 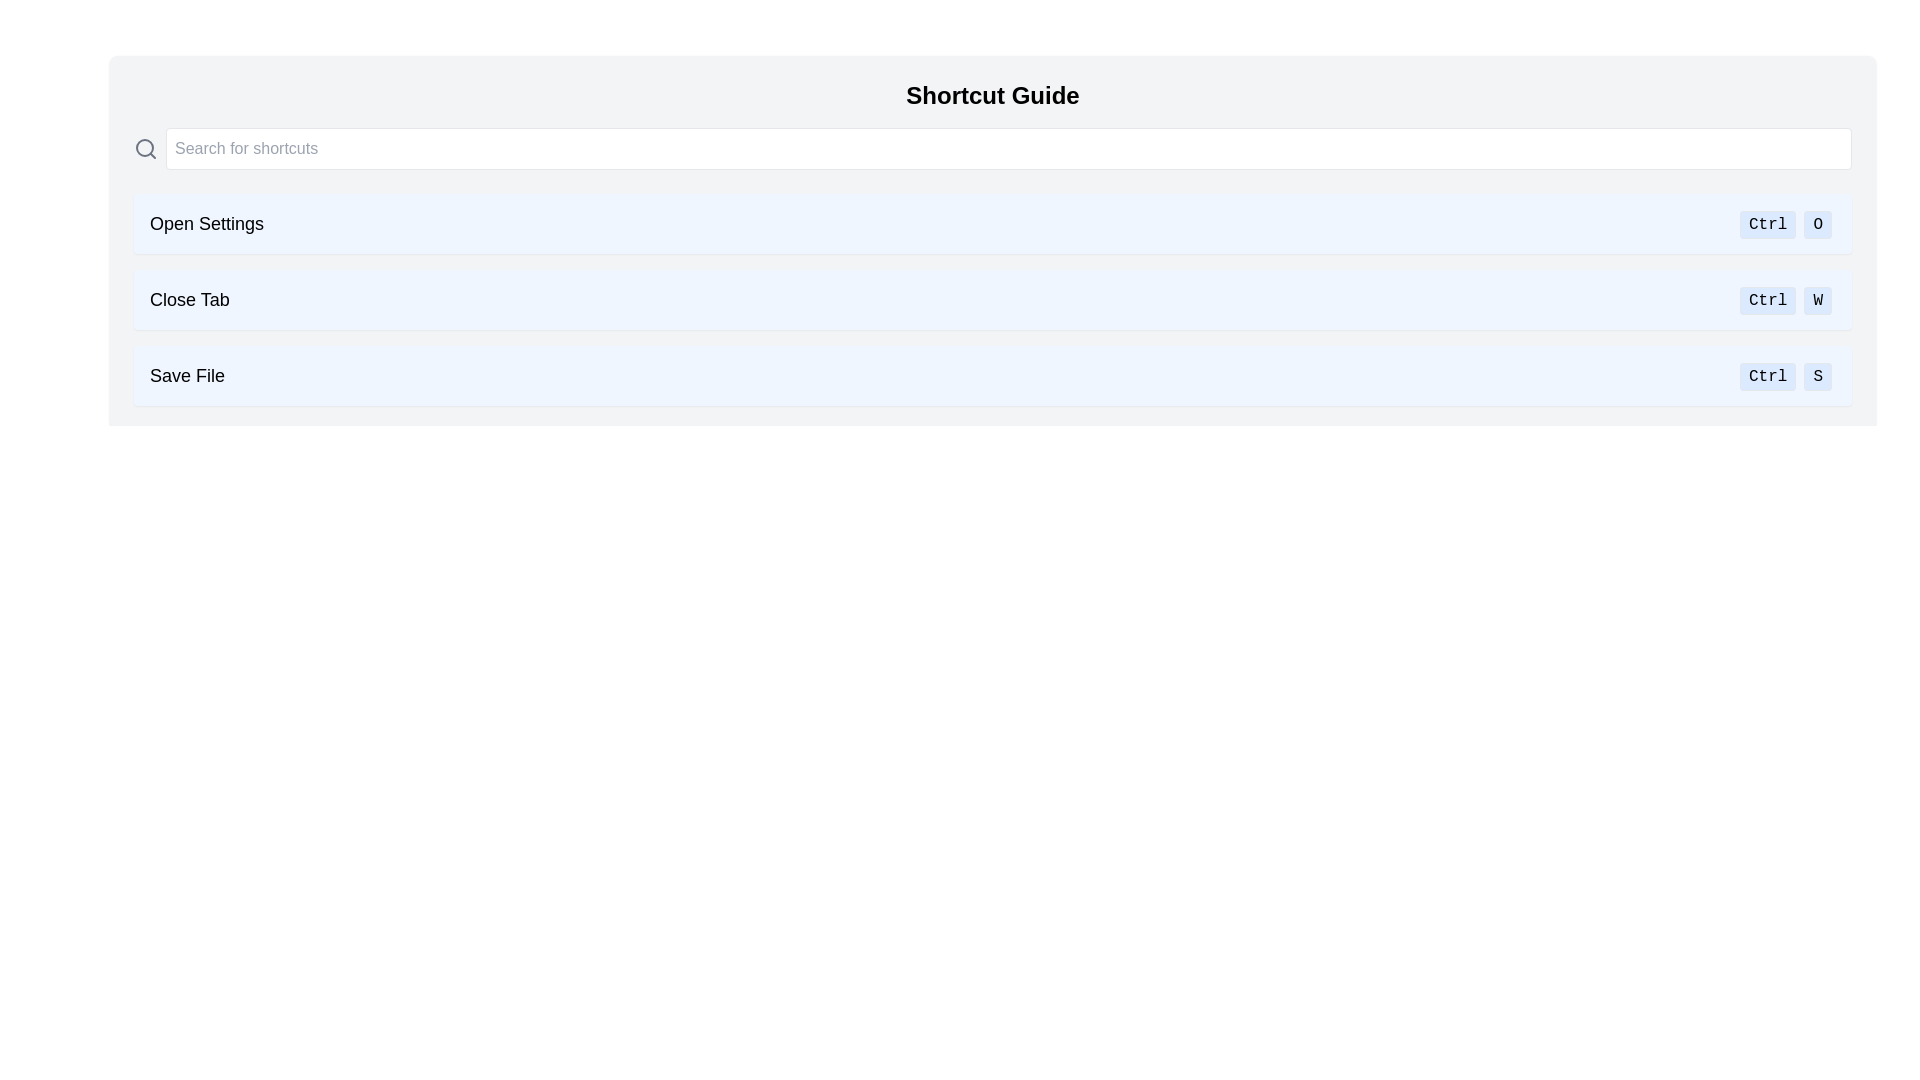 I want to click on the Informational list item that indicates the keyboard shortcut 'Ctrl + S' for 'Save File' in the 'Shortcut Guide' interface, which is the third item from the top, so click(x=993, y=375).